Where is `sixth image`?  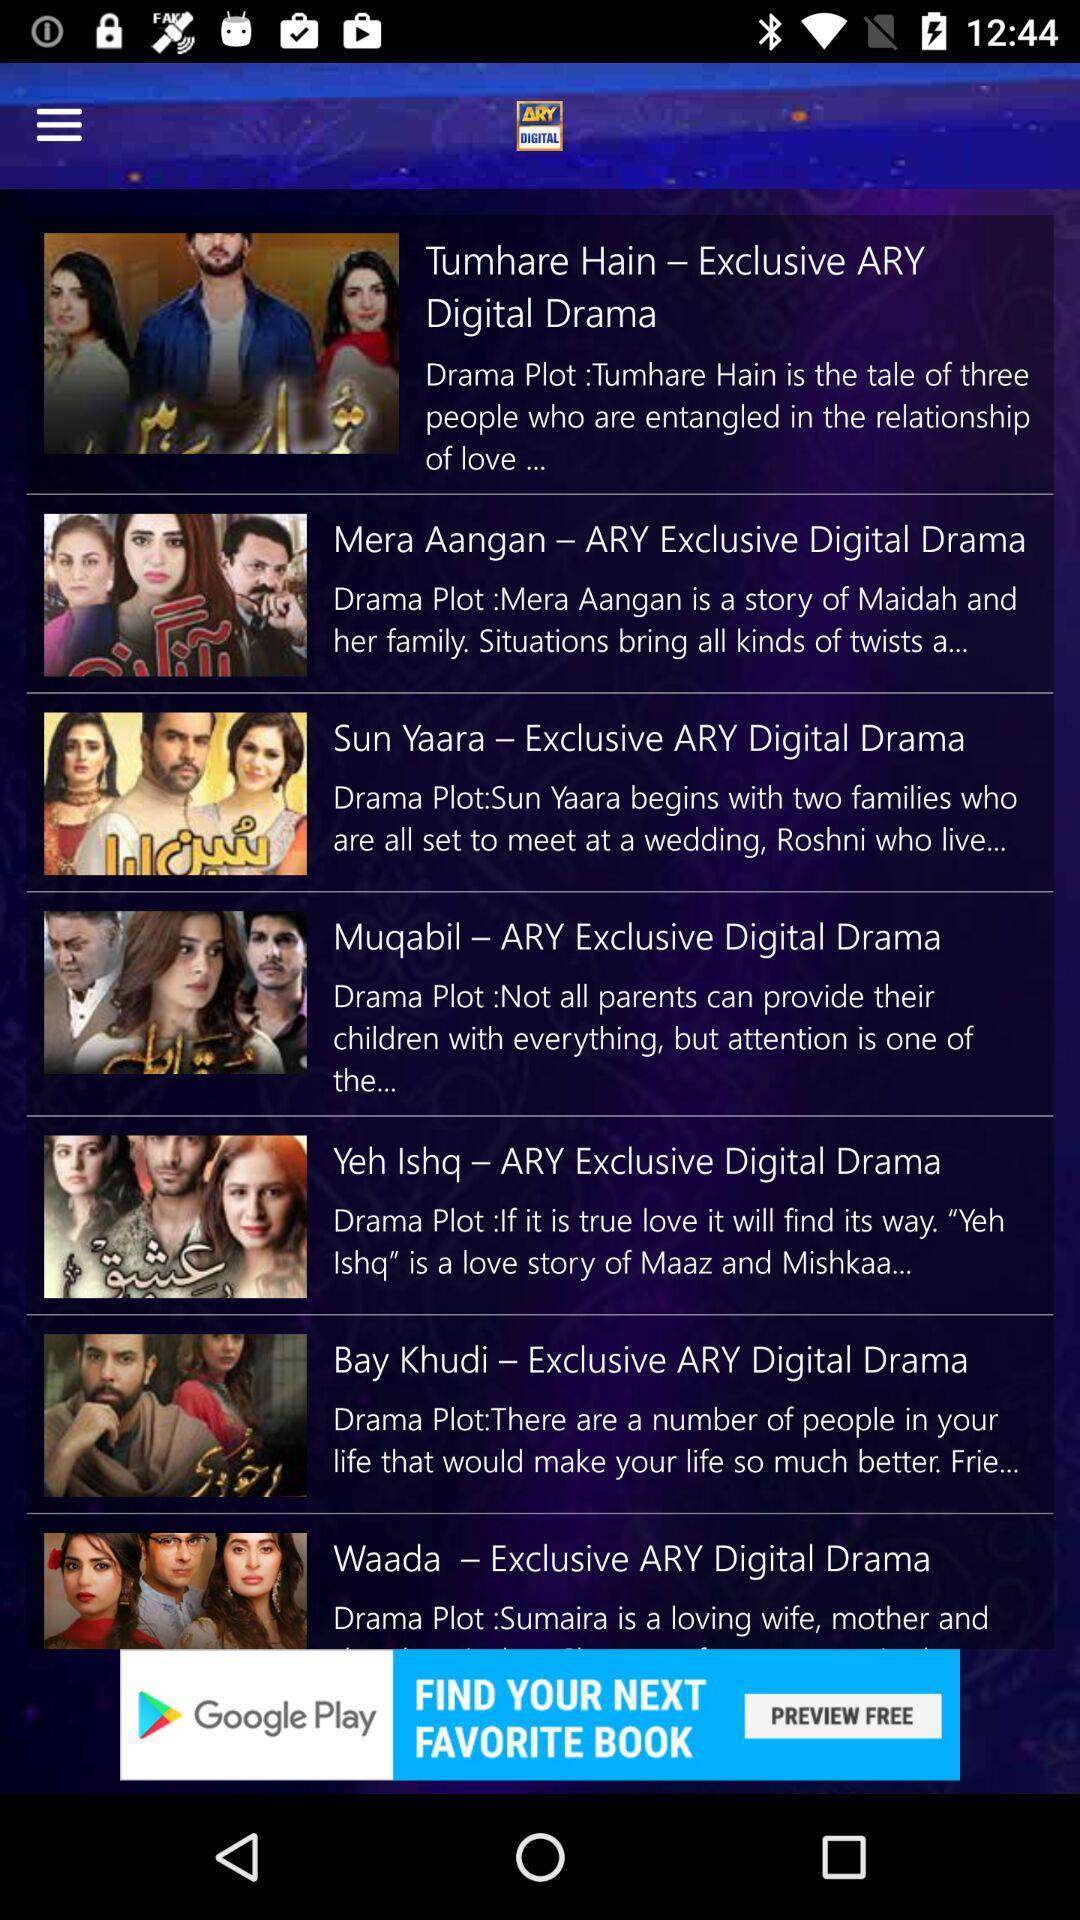
sixth image is located at coordinates (174, 1414).